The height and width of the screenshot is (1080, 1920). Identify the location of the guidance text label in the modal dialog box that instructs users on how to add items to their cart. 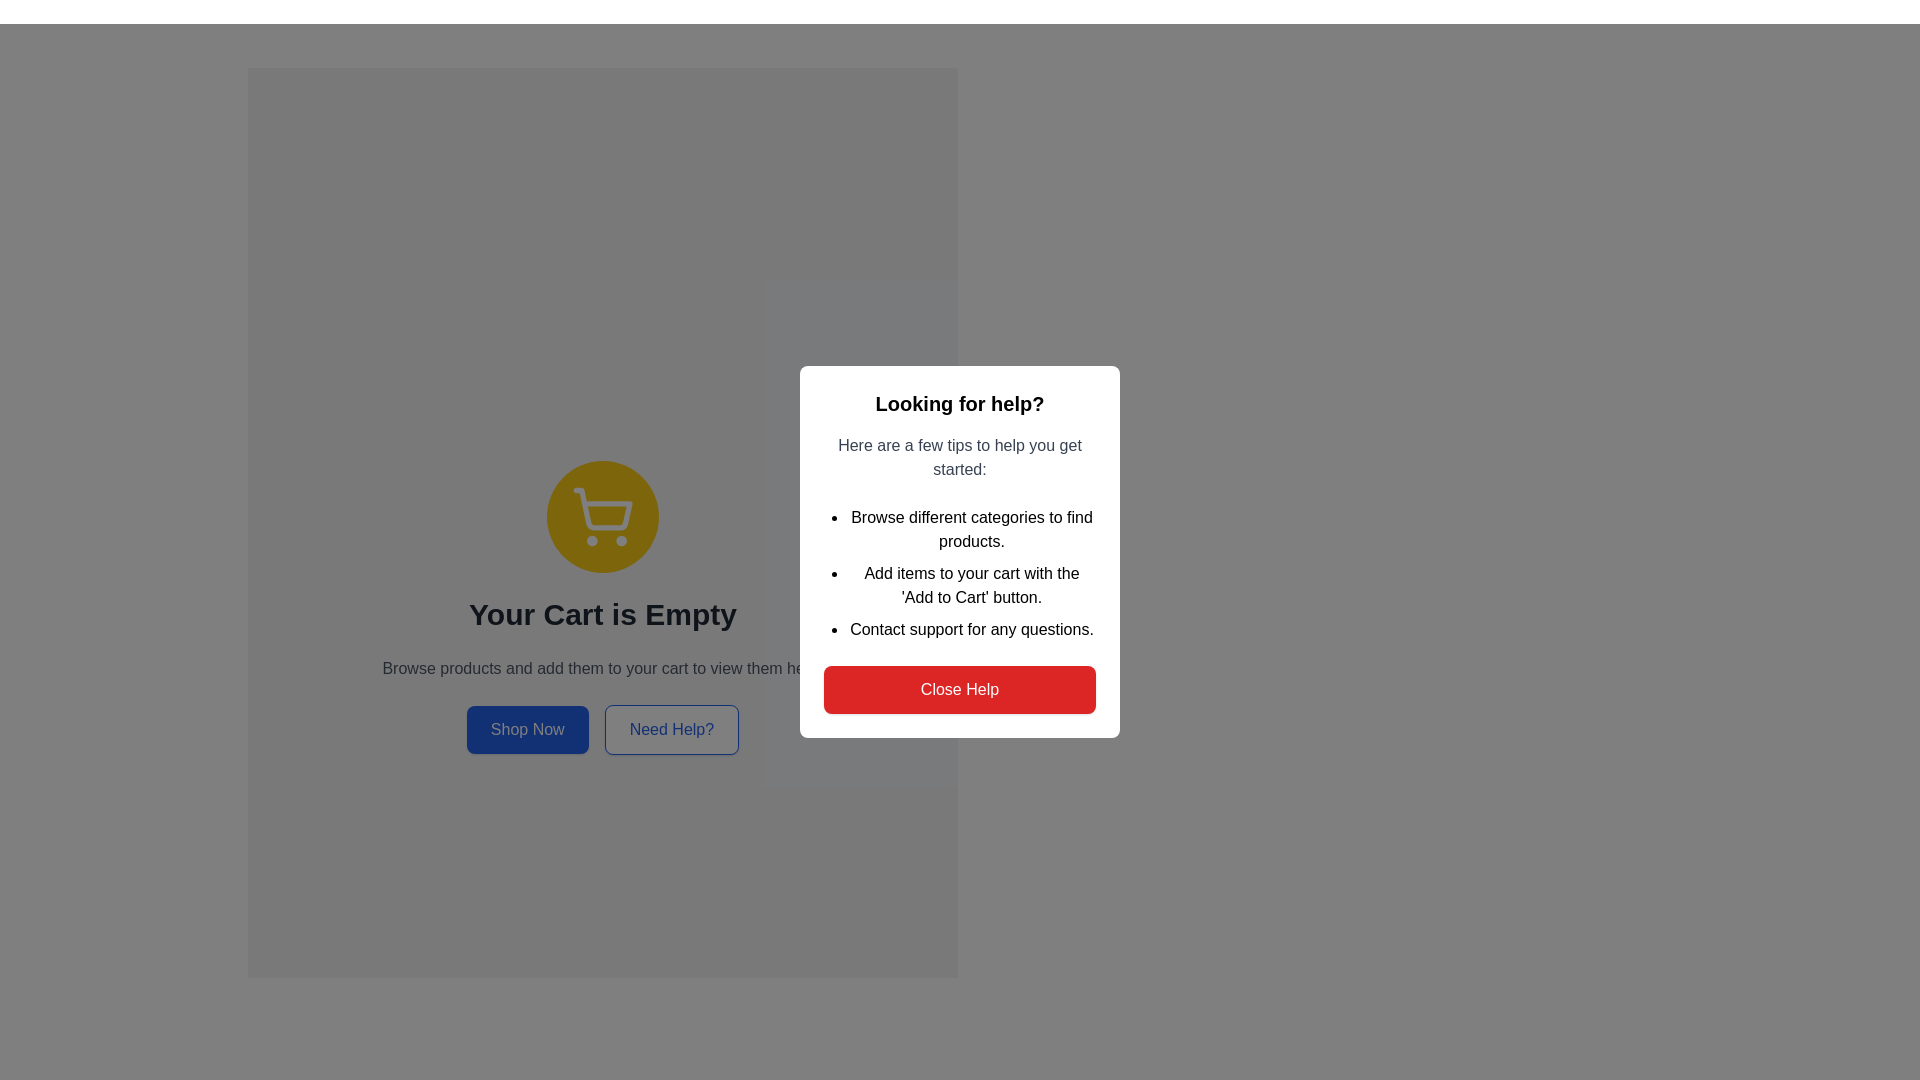
(971, 585).